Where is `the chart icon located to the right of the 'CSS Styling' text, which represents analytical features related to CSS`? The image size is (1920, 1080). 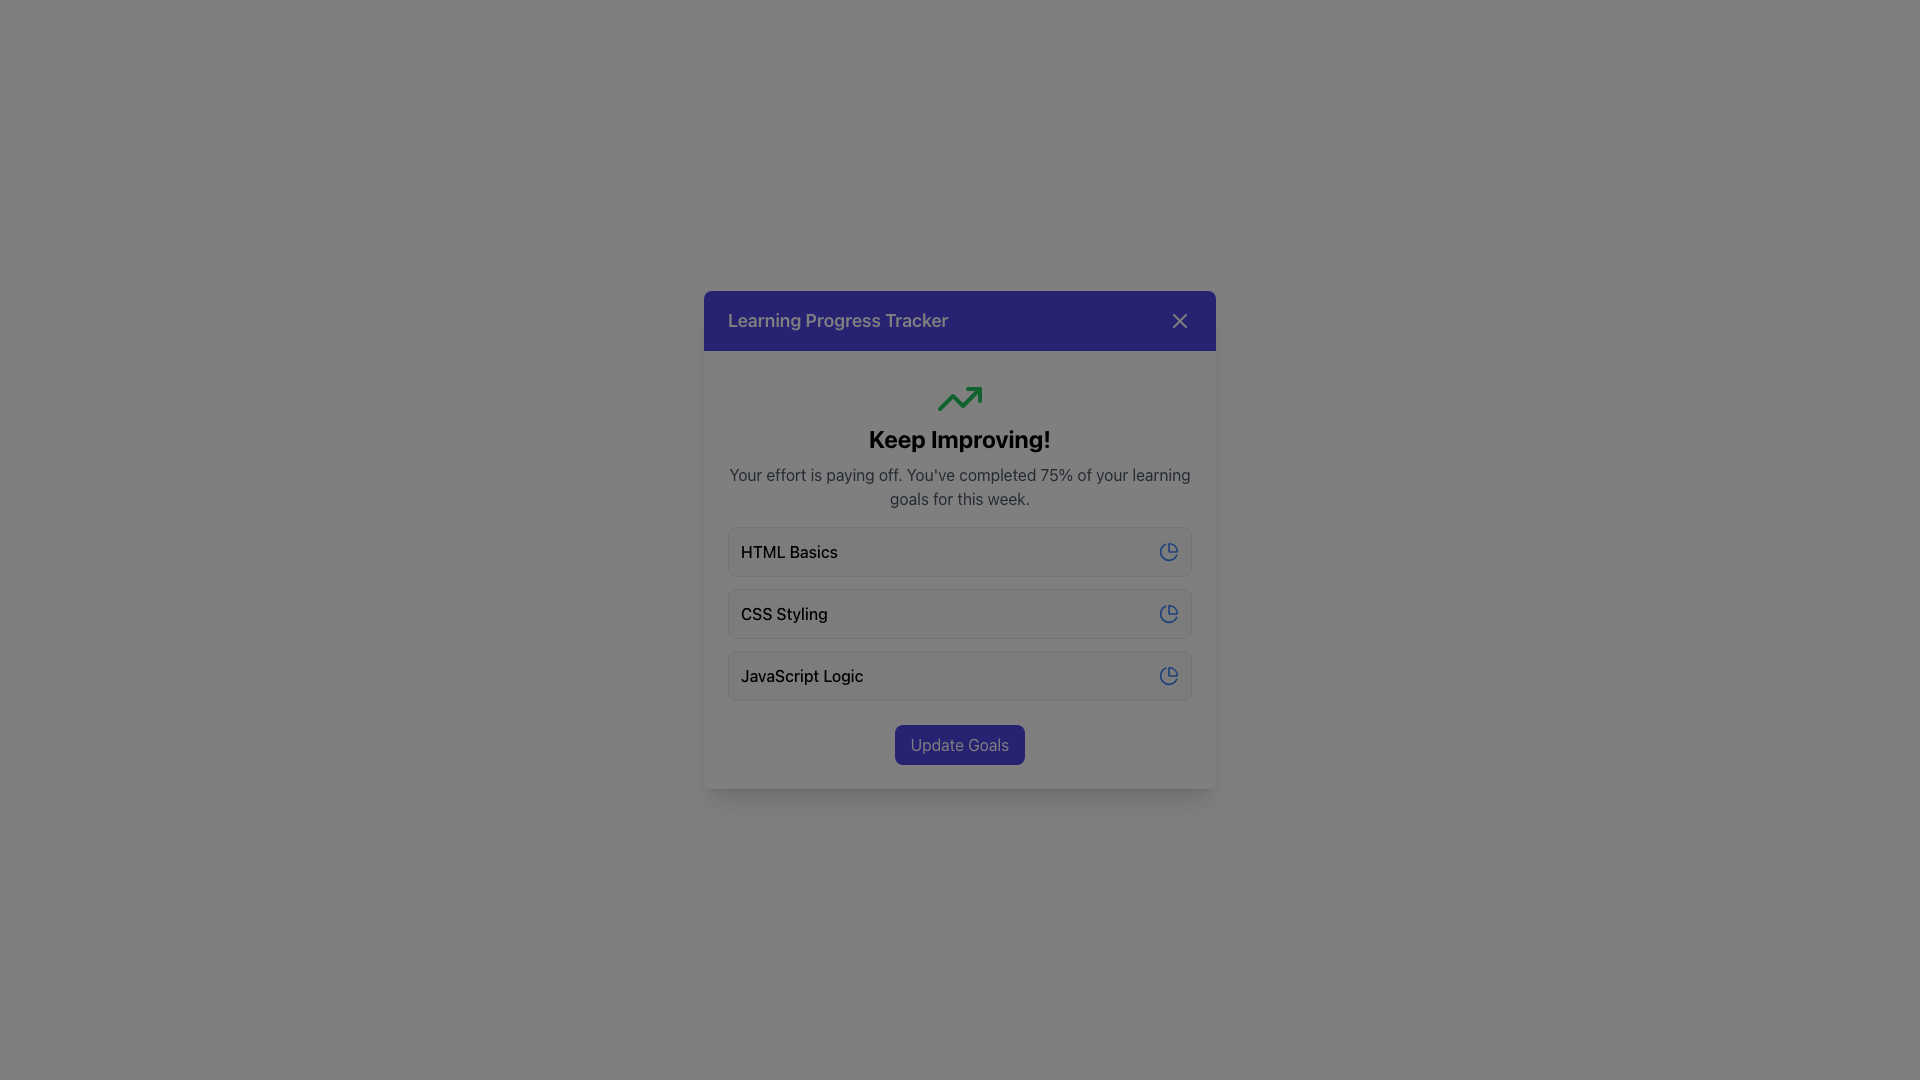 the chart icon located to the right of the 'CSS Styling' text, which represents analytical features related to CSS is located at coordinates (1169, 612).